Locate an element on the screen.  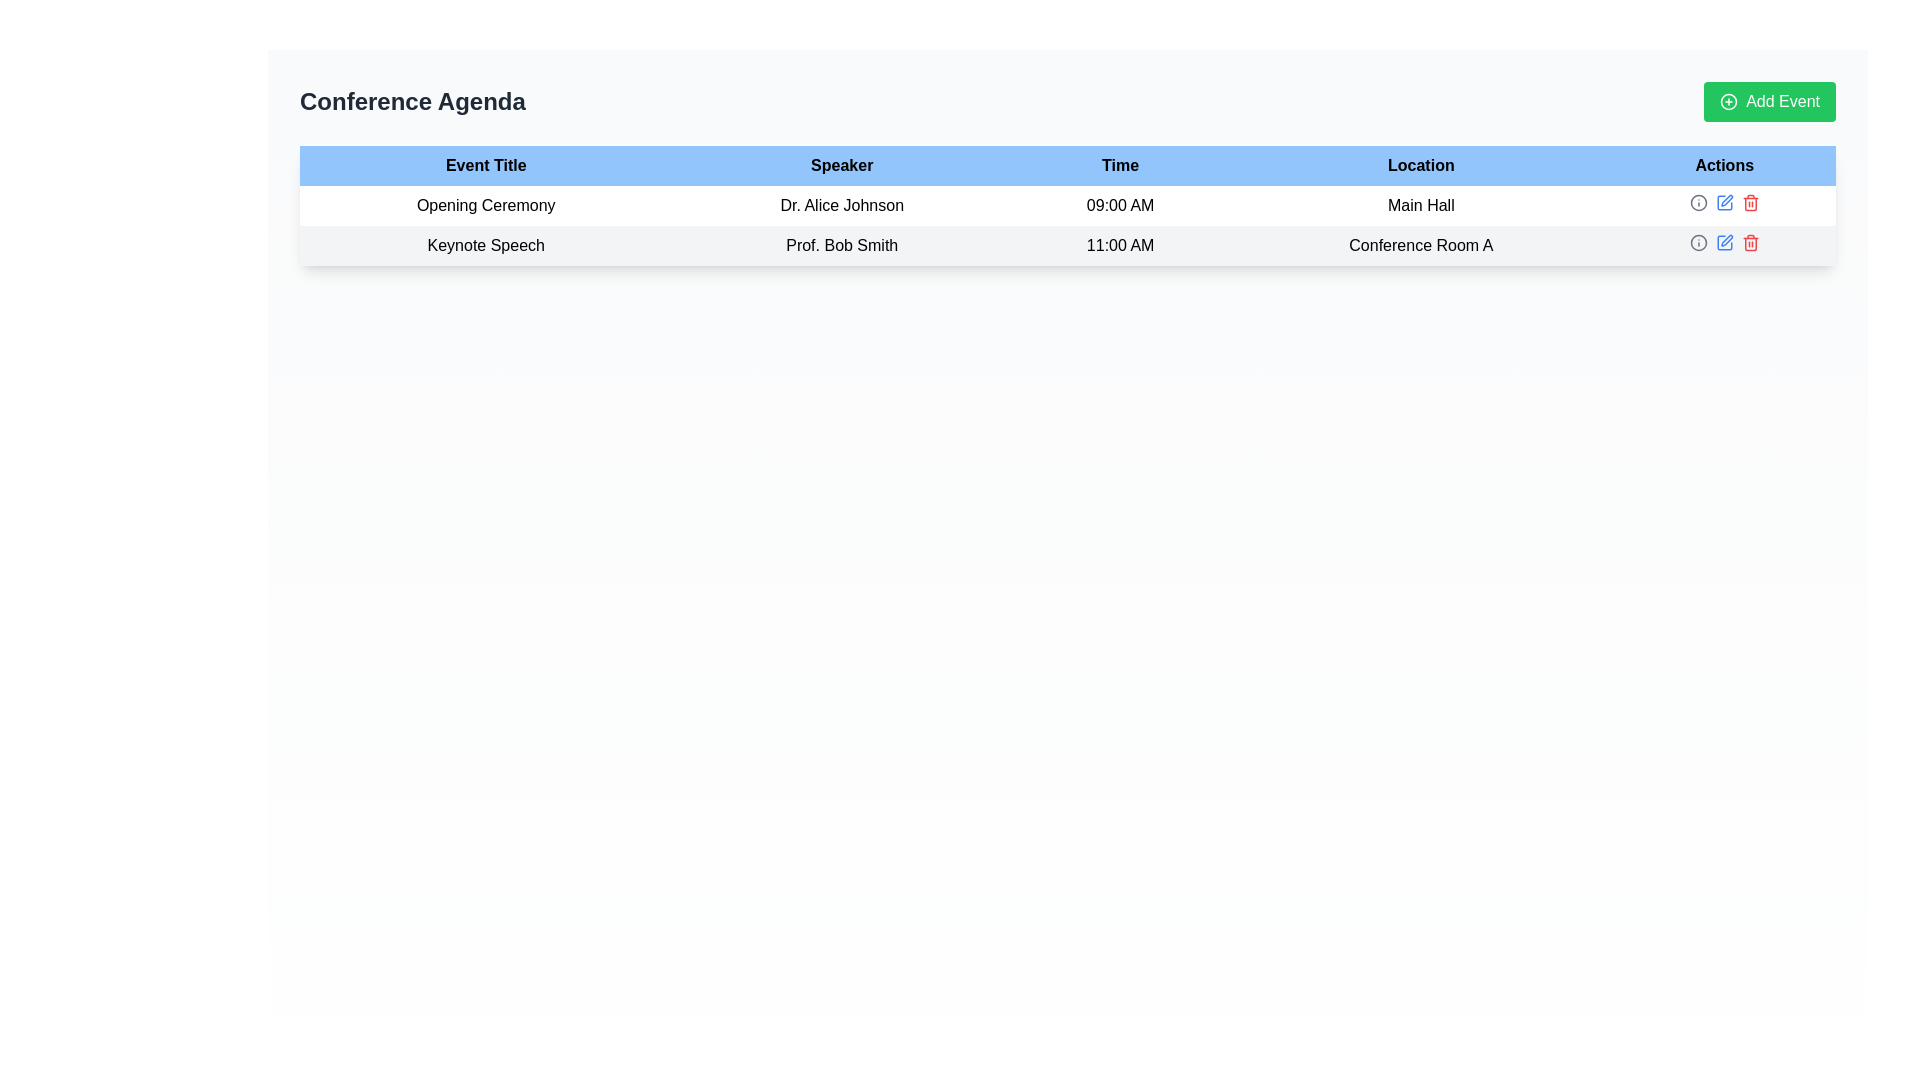
the circular icon with a hollow center and a border within the 'Add Event' button on the top-right section of the interface is located at coordinates (1728, 101).